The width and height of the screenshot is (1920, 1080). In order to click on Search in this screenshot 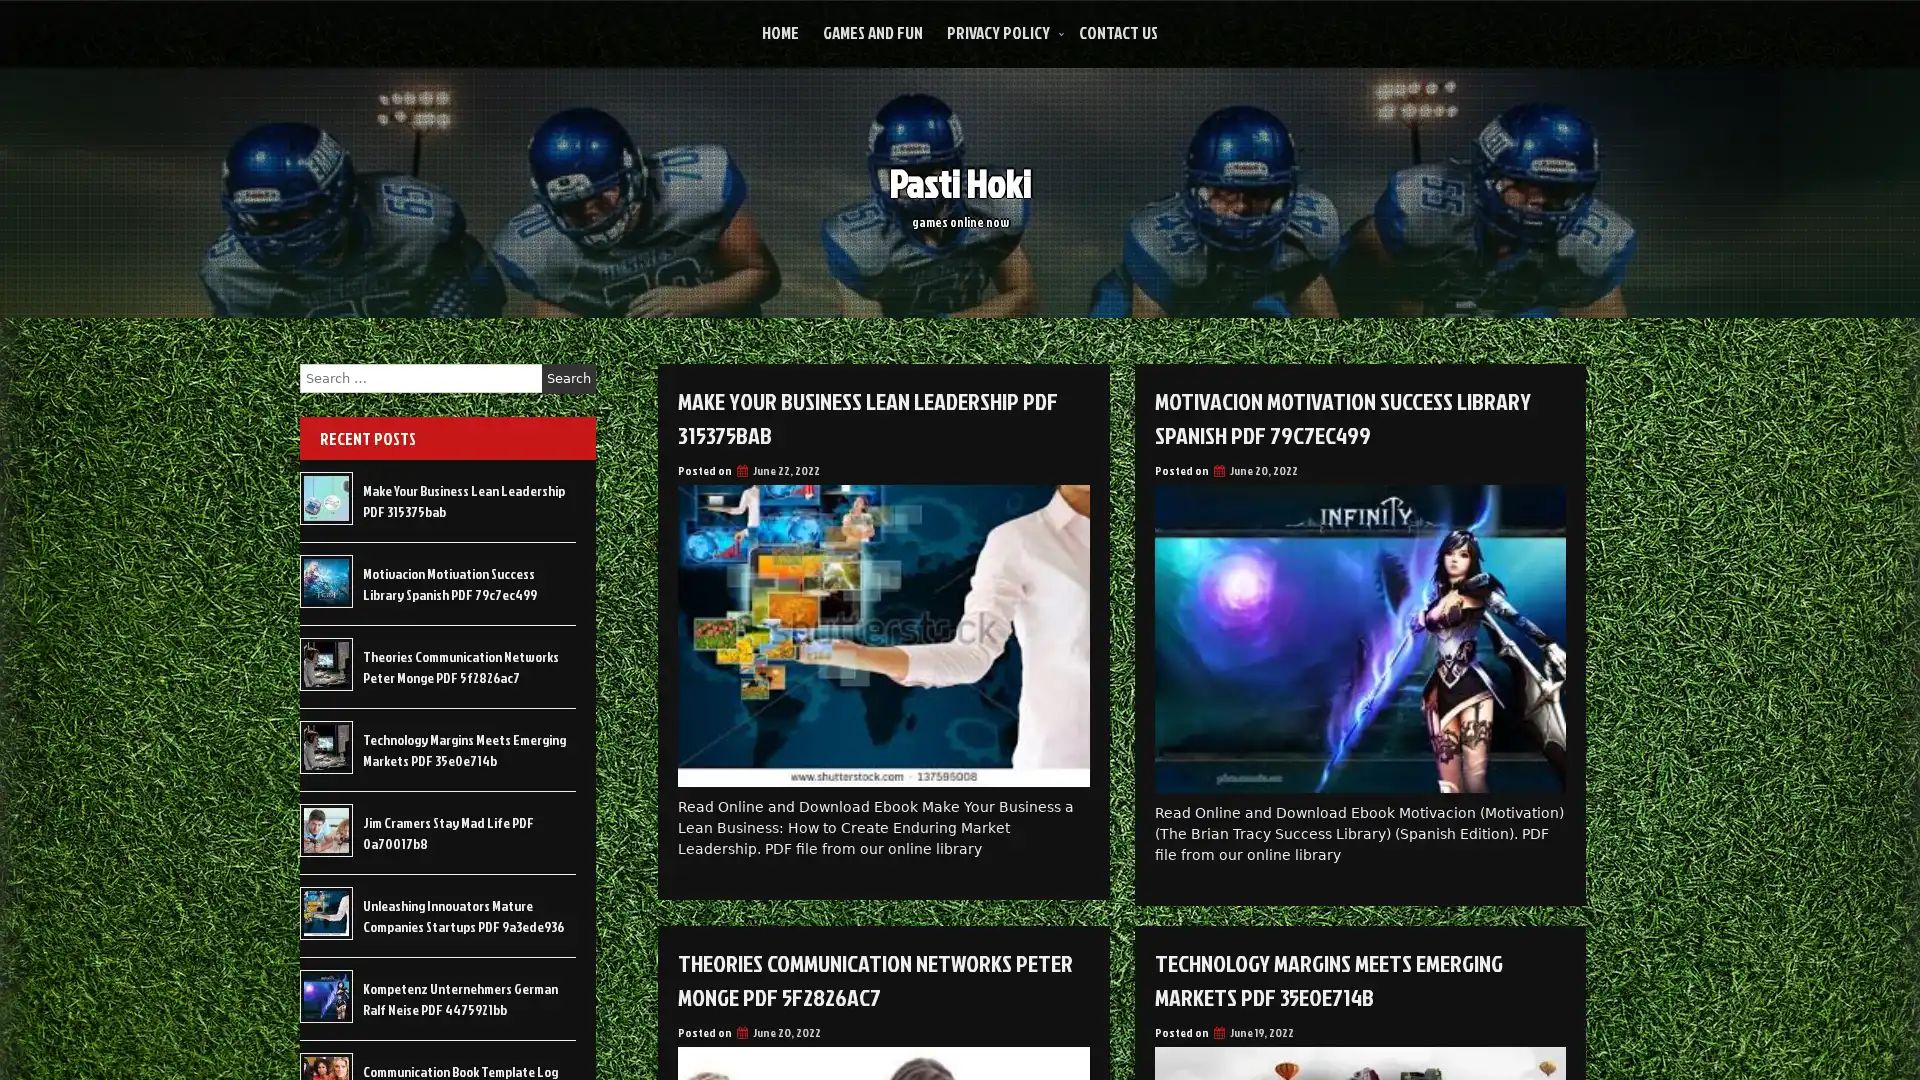, I will do `click(568, 378)`.